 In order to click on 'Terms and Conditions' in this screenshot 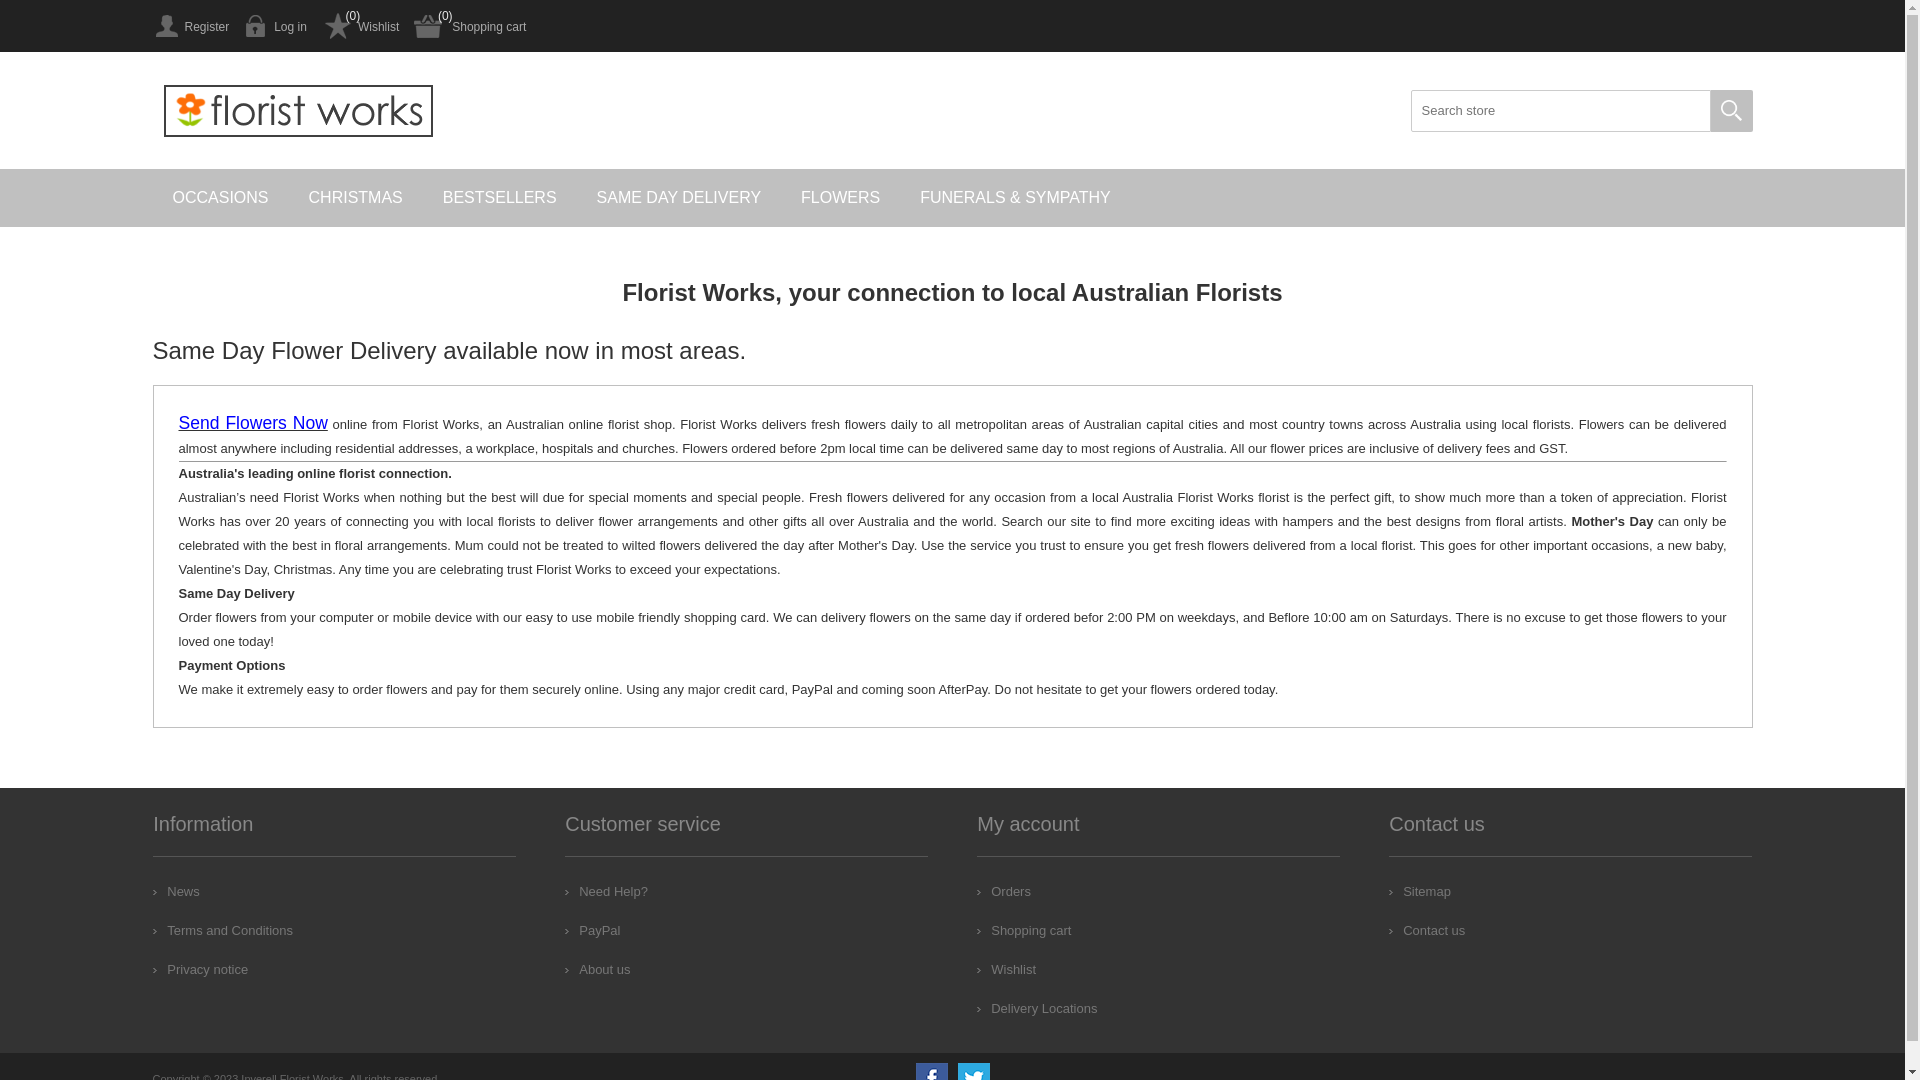, I will do `click(222, 930)`.